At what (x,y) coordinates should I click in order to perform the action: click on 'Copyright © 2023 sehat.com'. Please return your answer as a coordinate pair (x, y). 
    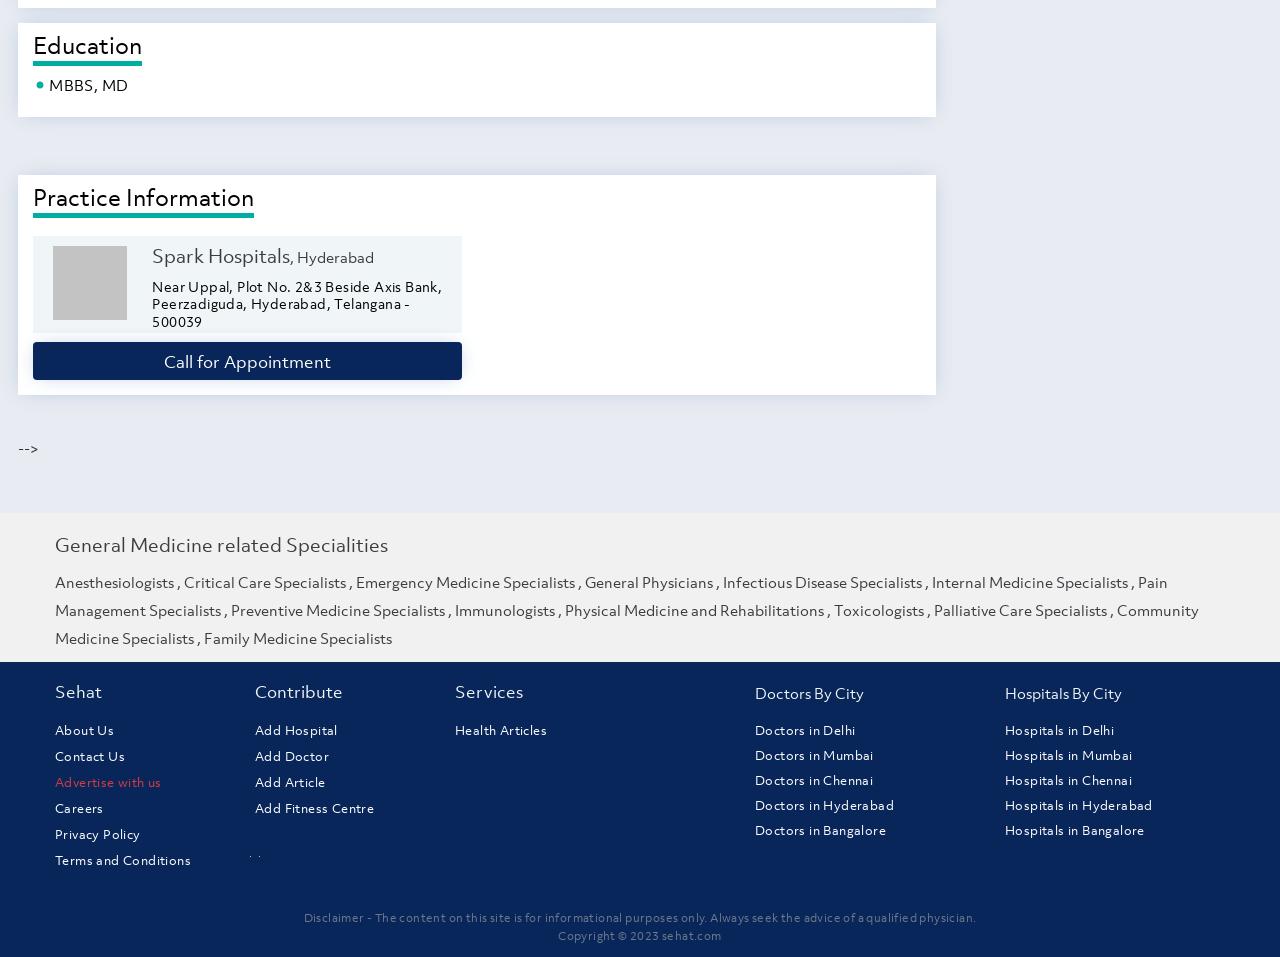
    Looking at the image, I should click on (638, 934).